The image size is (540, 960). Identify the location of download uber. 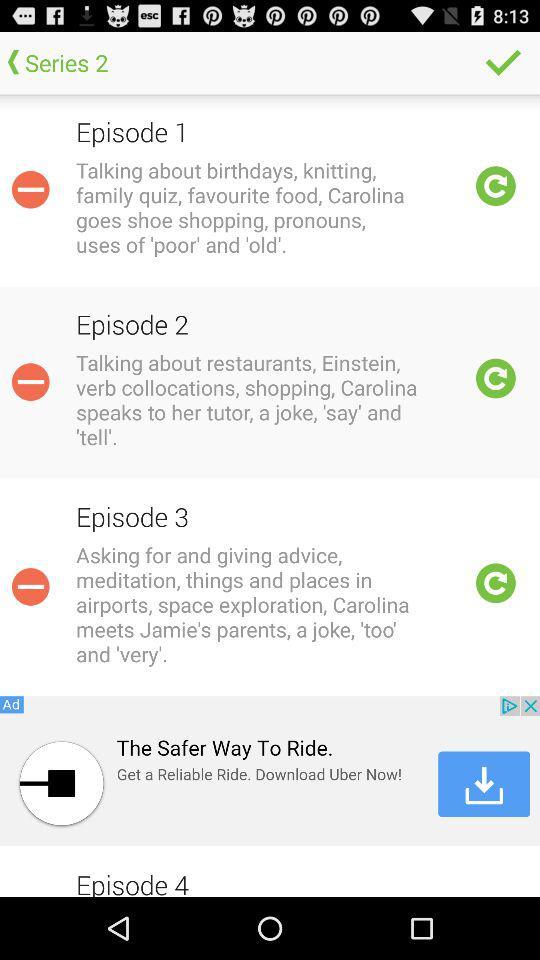
(270, 770).